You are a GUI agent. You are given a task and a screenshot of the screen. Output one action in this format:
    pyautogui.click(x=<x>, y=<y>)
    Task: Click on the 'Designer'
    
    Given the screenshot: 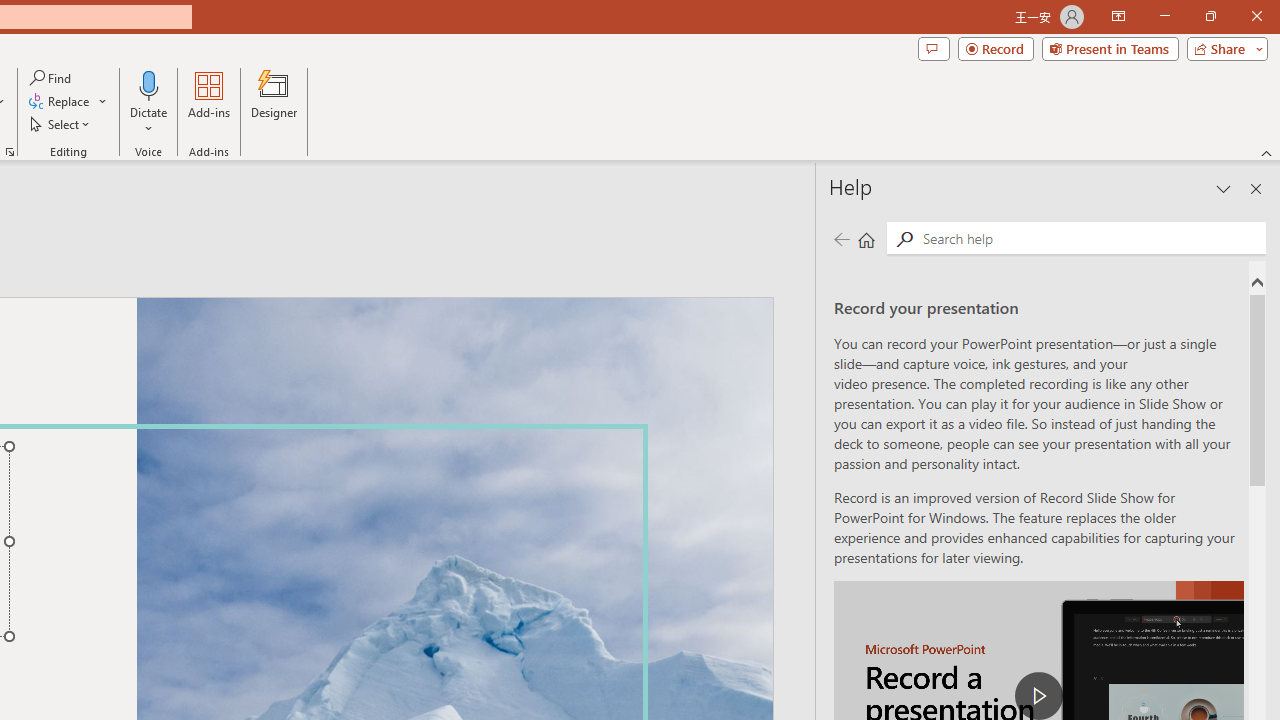 What is the action you would take?
    pyautogui.click(x=273, y=103)
    